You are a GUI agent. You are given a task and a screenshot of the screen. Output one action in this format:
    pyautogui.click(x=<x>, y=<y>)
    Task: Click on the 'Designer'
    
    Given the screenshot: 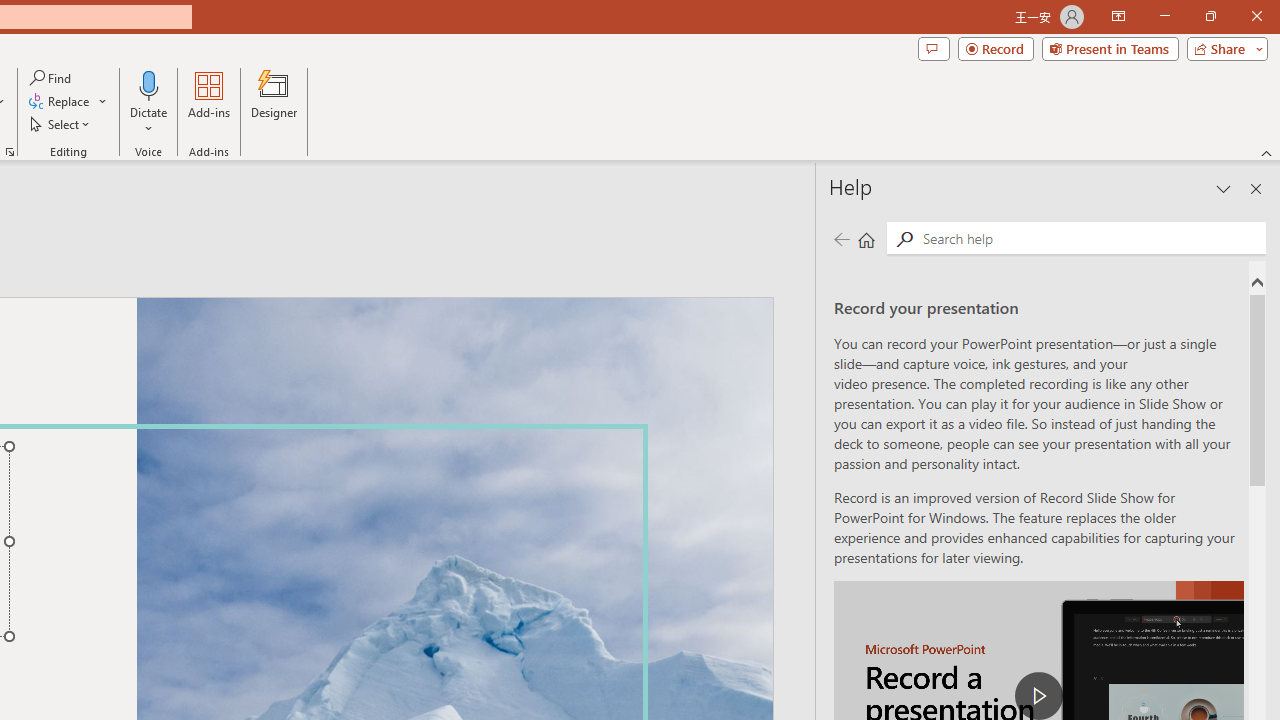 What is the action you would take?
    pyautogui.click(x=273, y=103)
    